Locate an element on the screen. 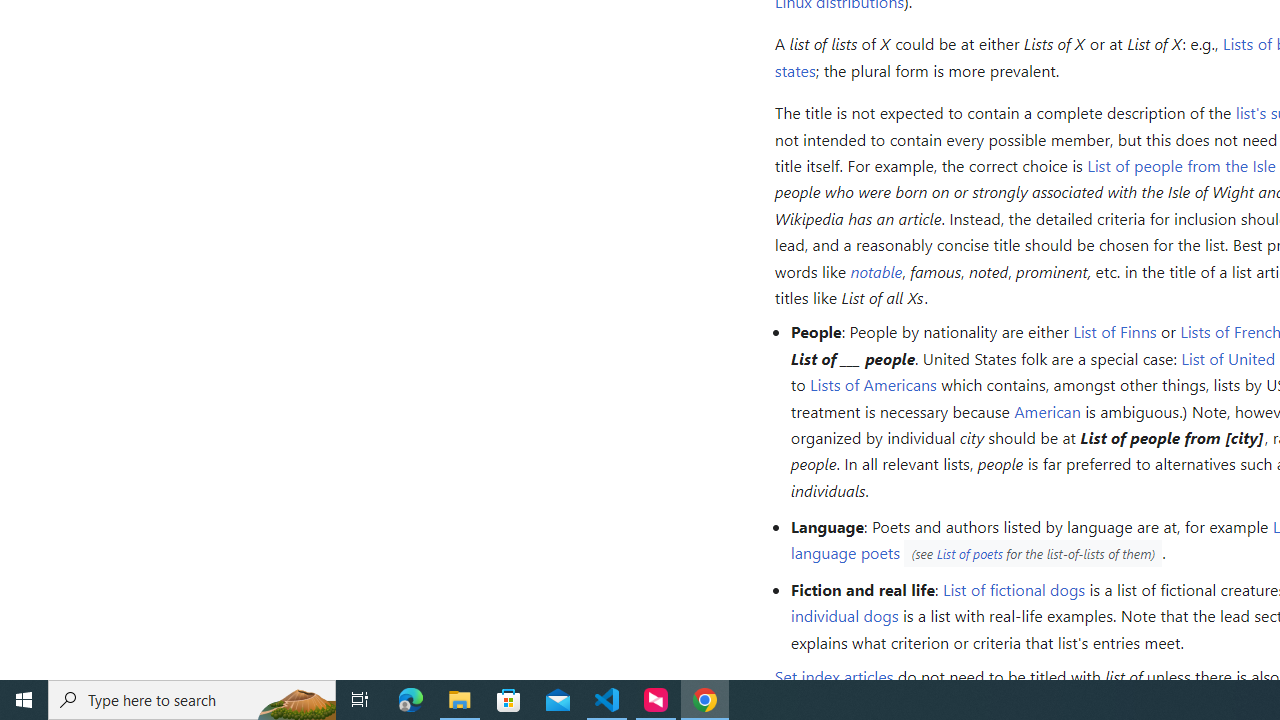 This screenshot has width=1280, height=720. 'Set index articles' is located at coordinates (833, 676).